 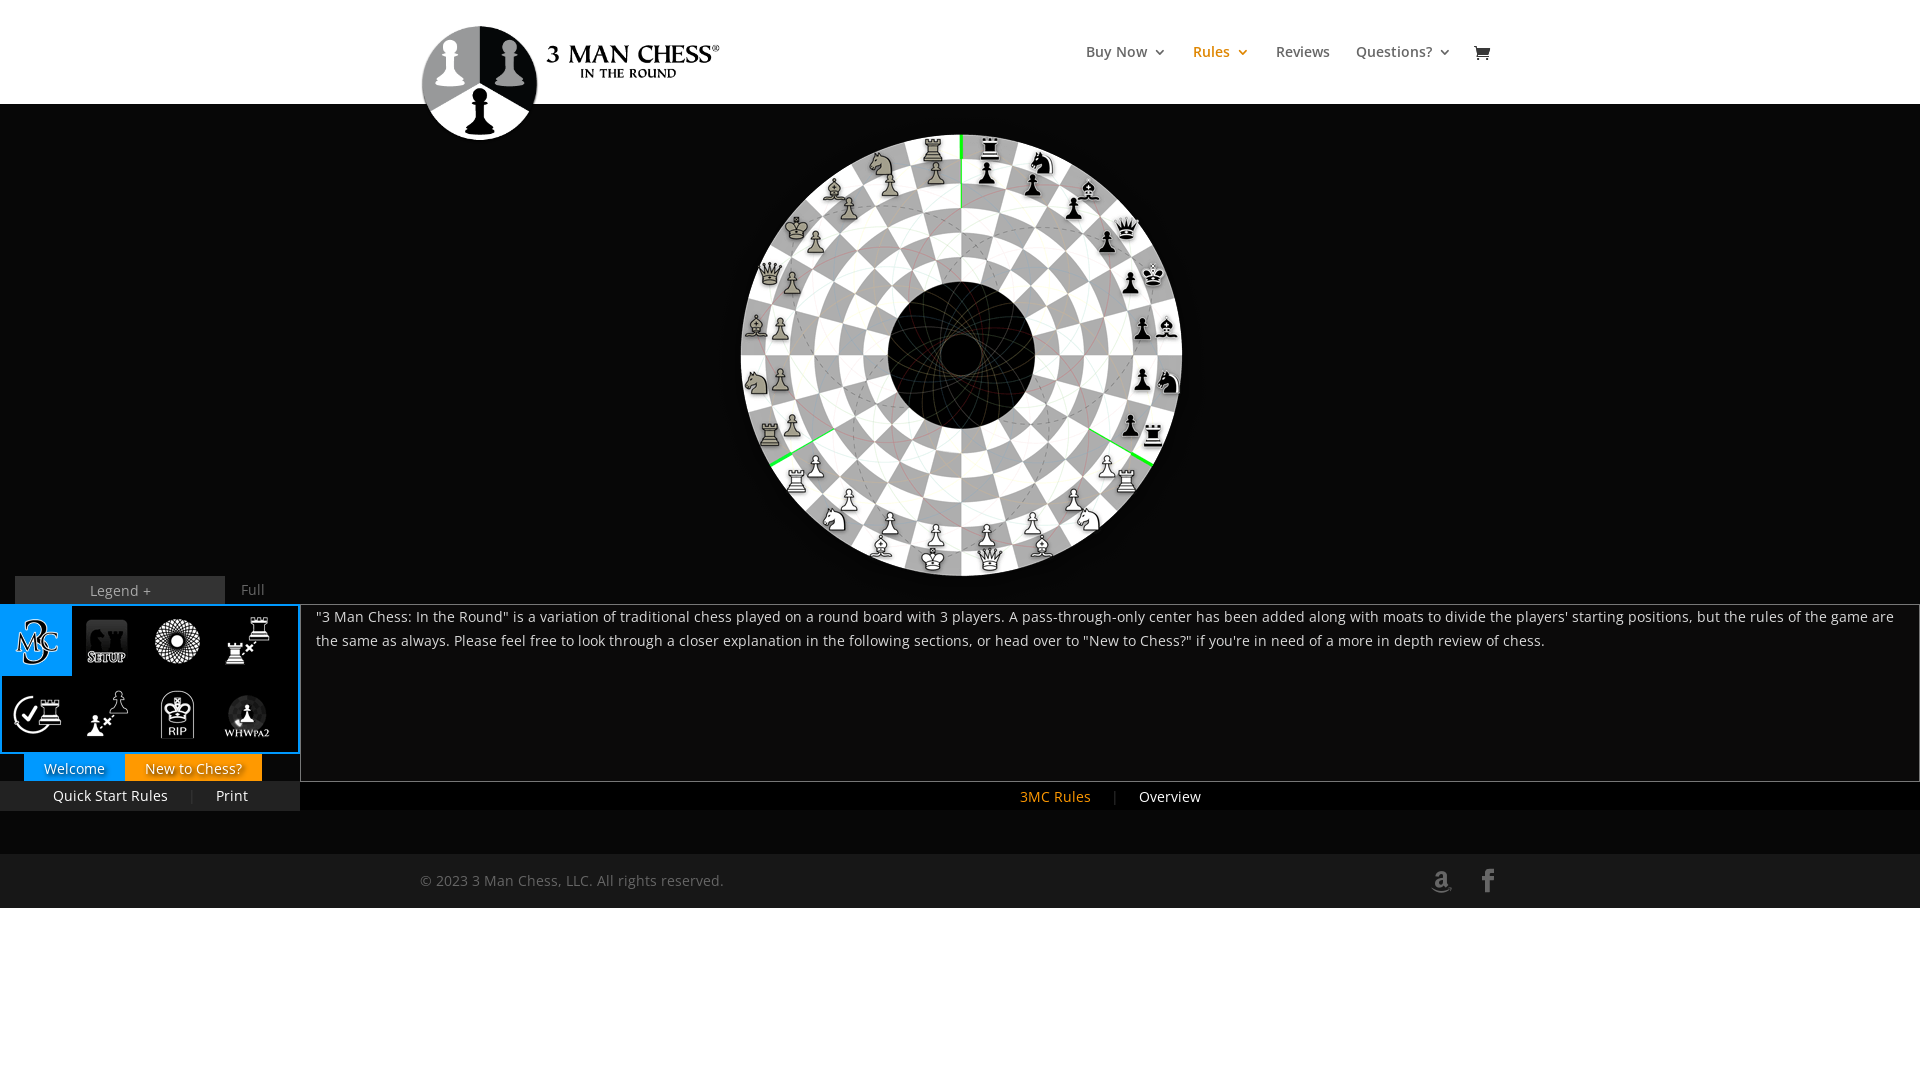 What do you see at coordinates (177, 640) in the screenshot?
I see `'The Center'` at bounding box center [177, 640].